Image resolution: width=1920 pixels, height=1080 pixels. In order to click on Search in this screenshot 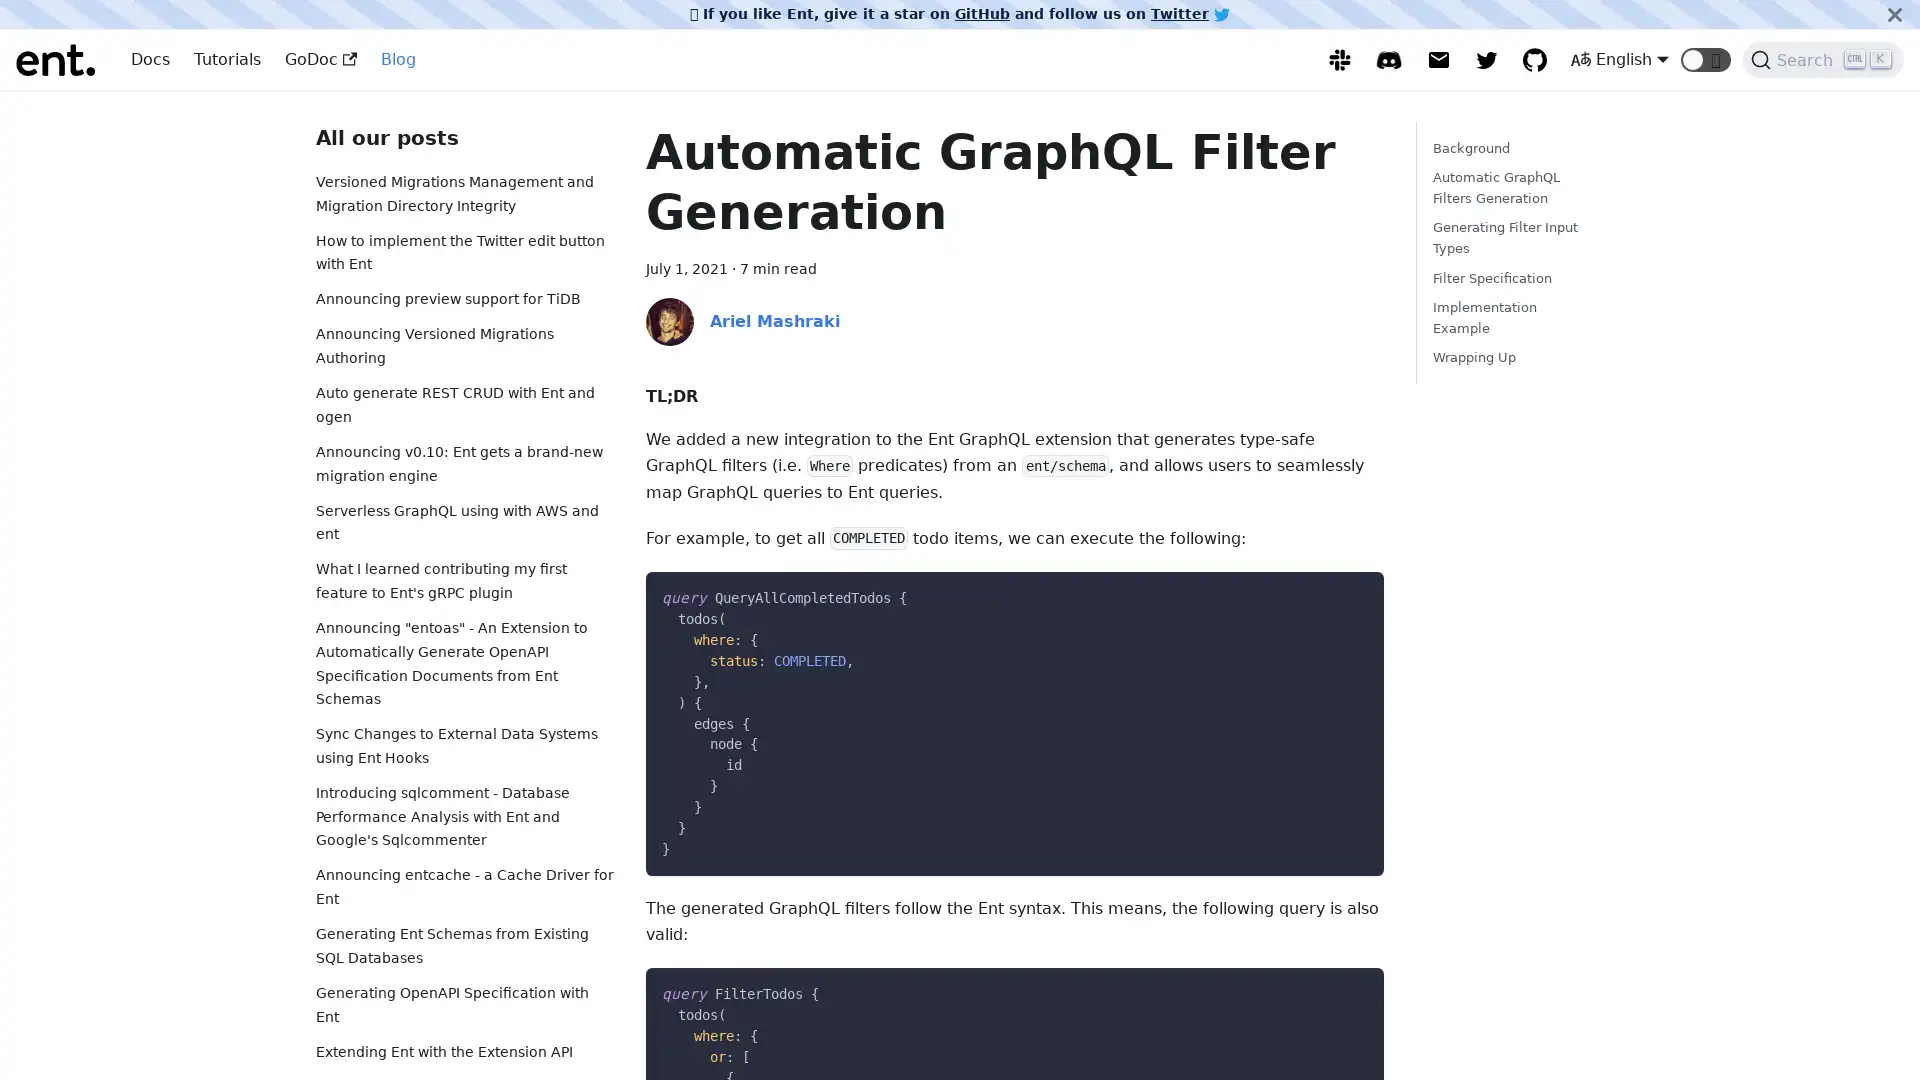, I will do `click(1823, 59)`.